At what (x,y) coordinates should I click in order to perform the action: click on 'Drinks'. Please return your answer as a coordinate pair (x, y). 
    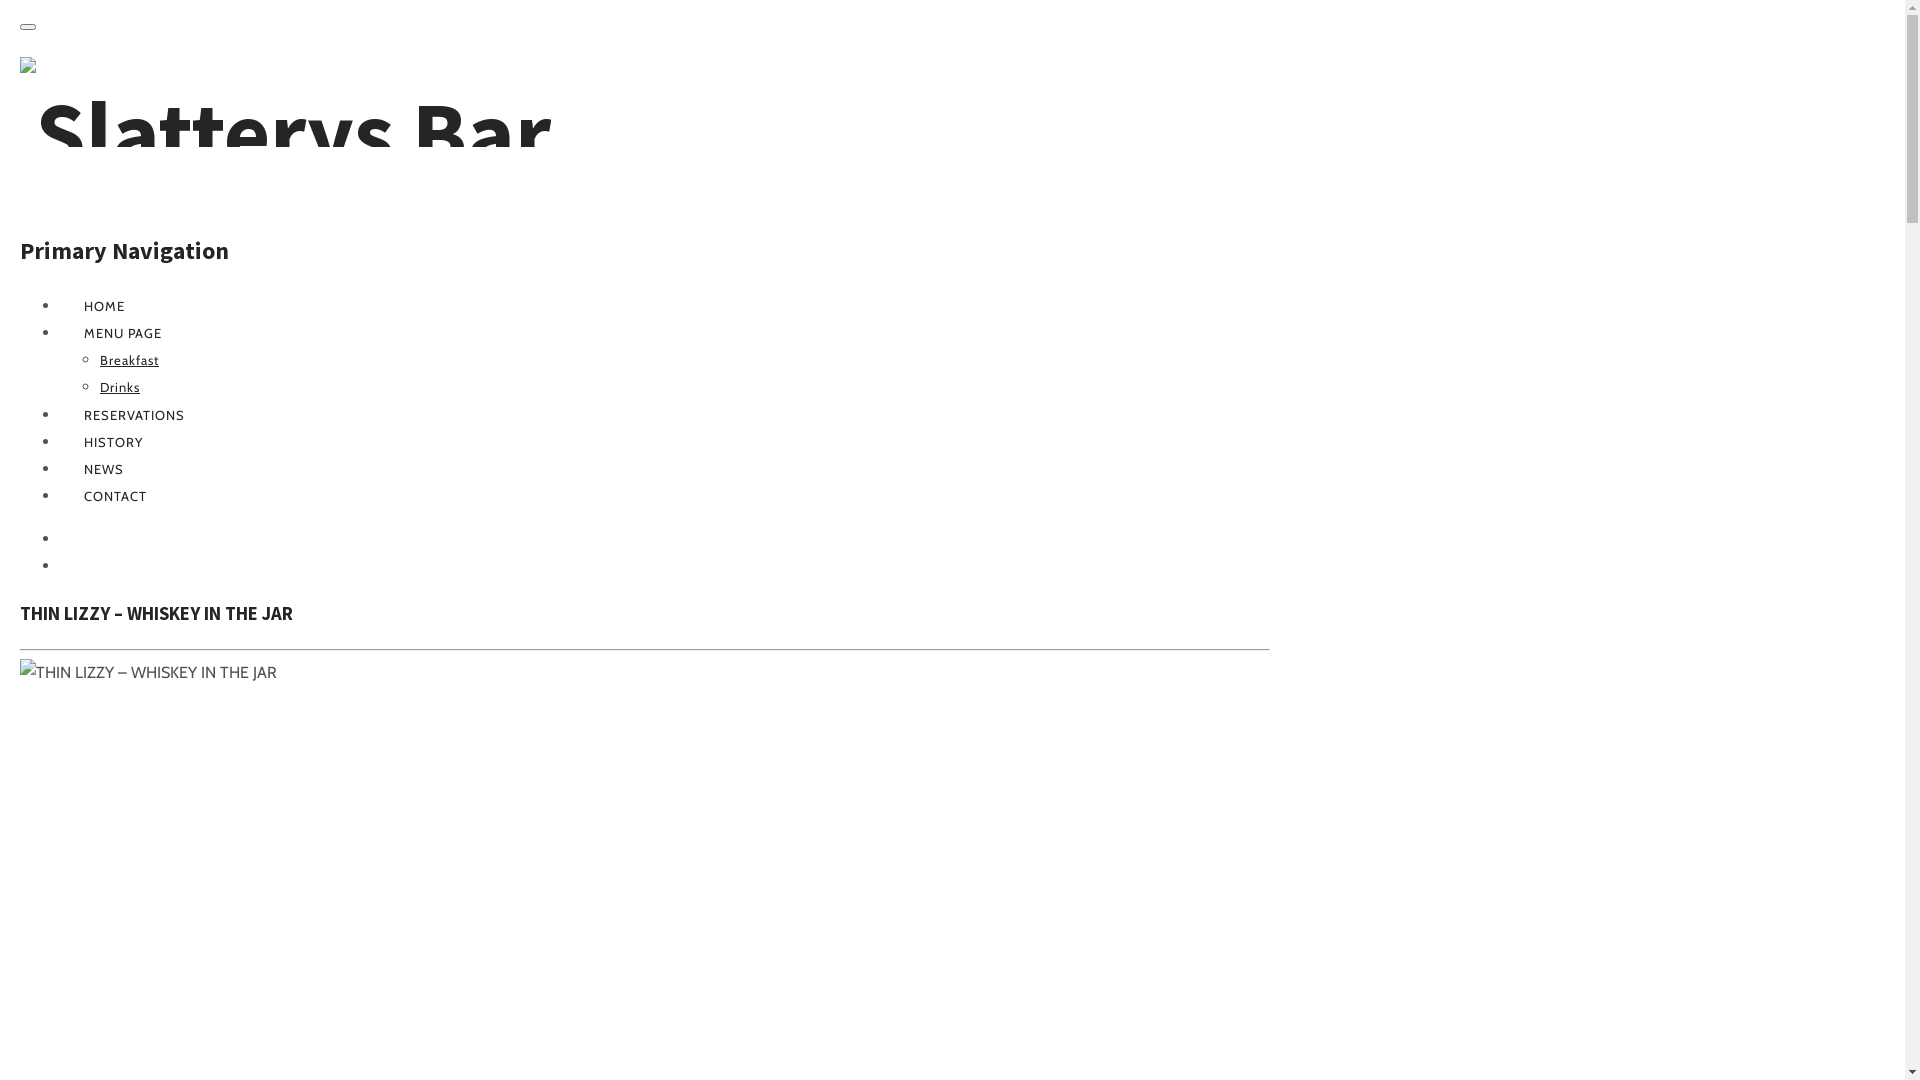
    Looking at the image, I should click on (119, 386).